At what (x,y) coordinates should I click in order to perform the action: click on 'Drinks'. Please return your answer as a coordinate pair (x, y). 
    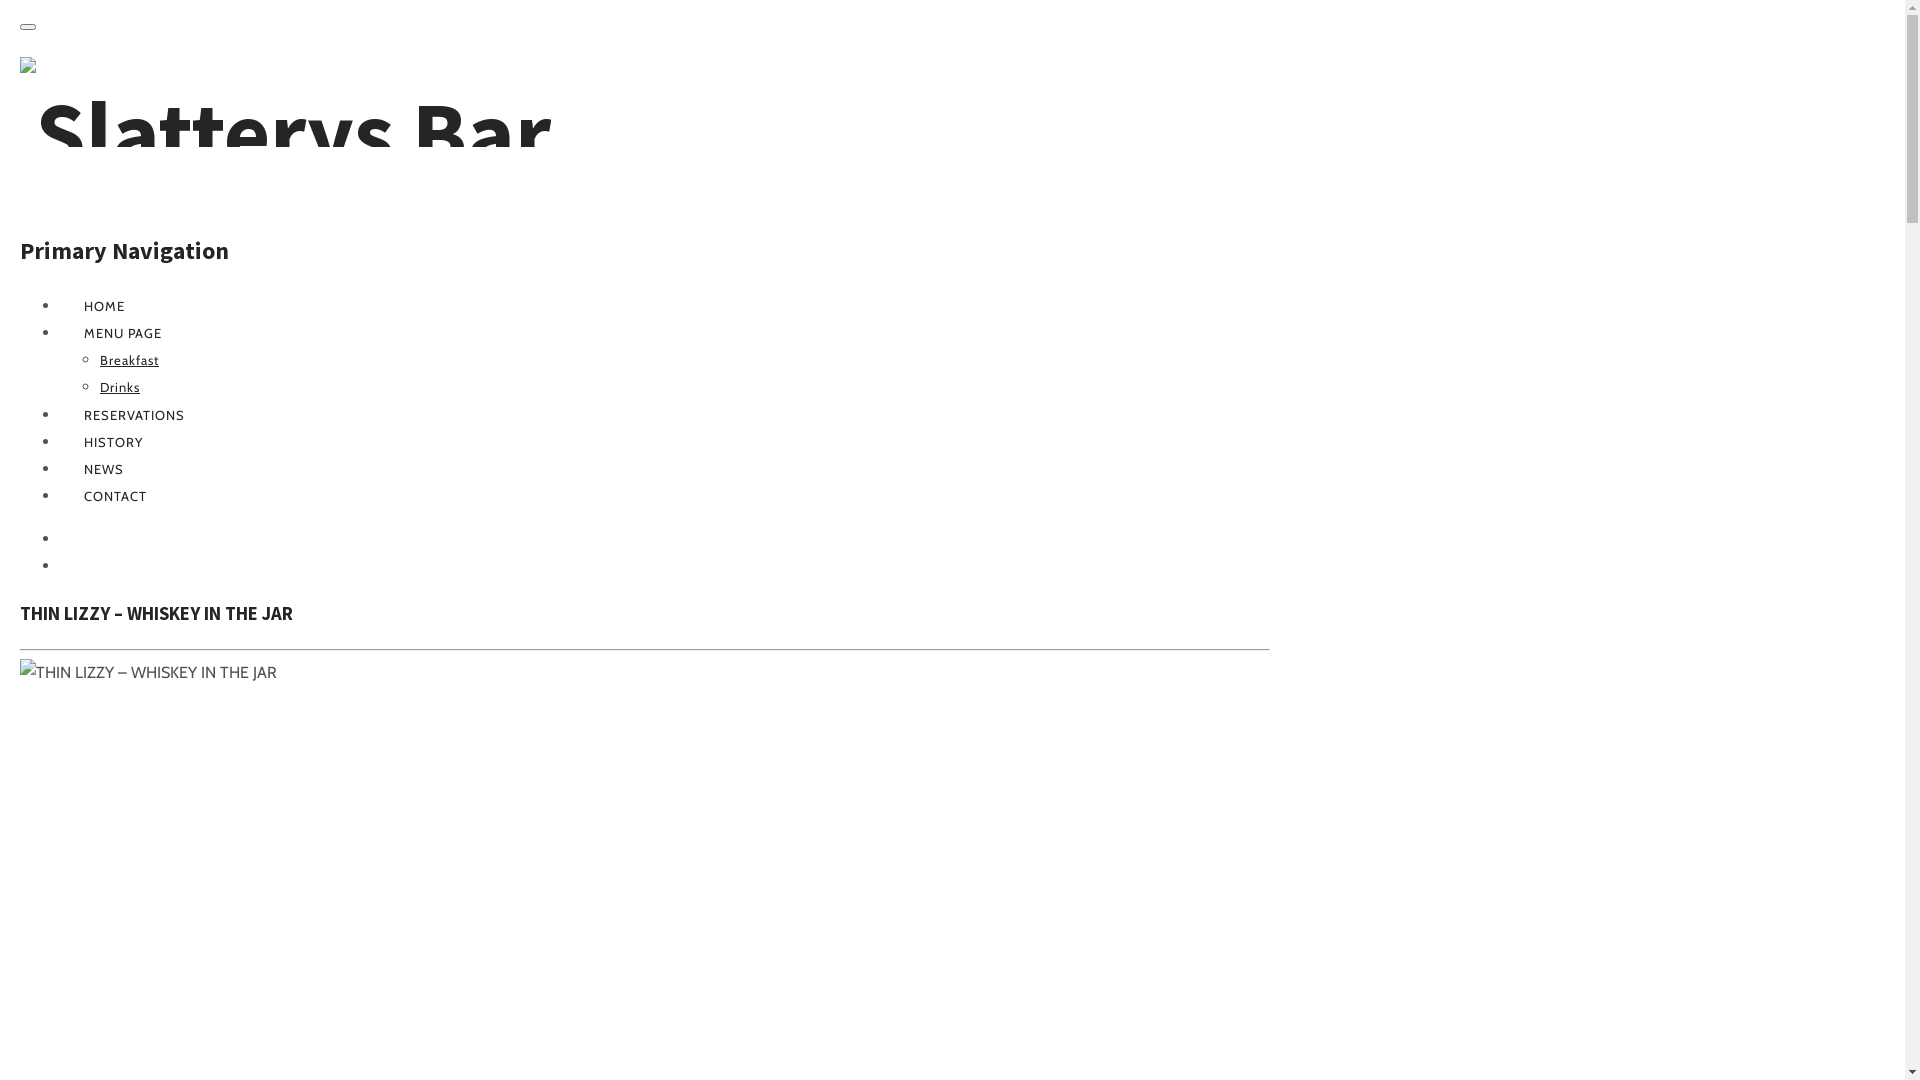
    Looking at the image, I should click on (119, 386).